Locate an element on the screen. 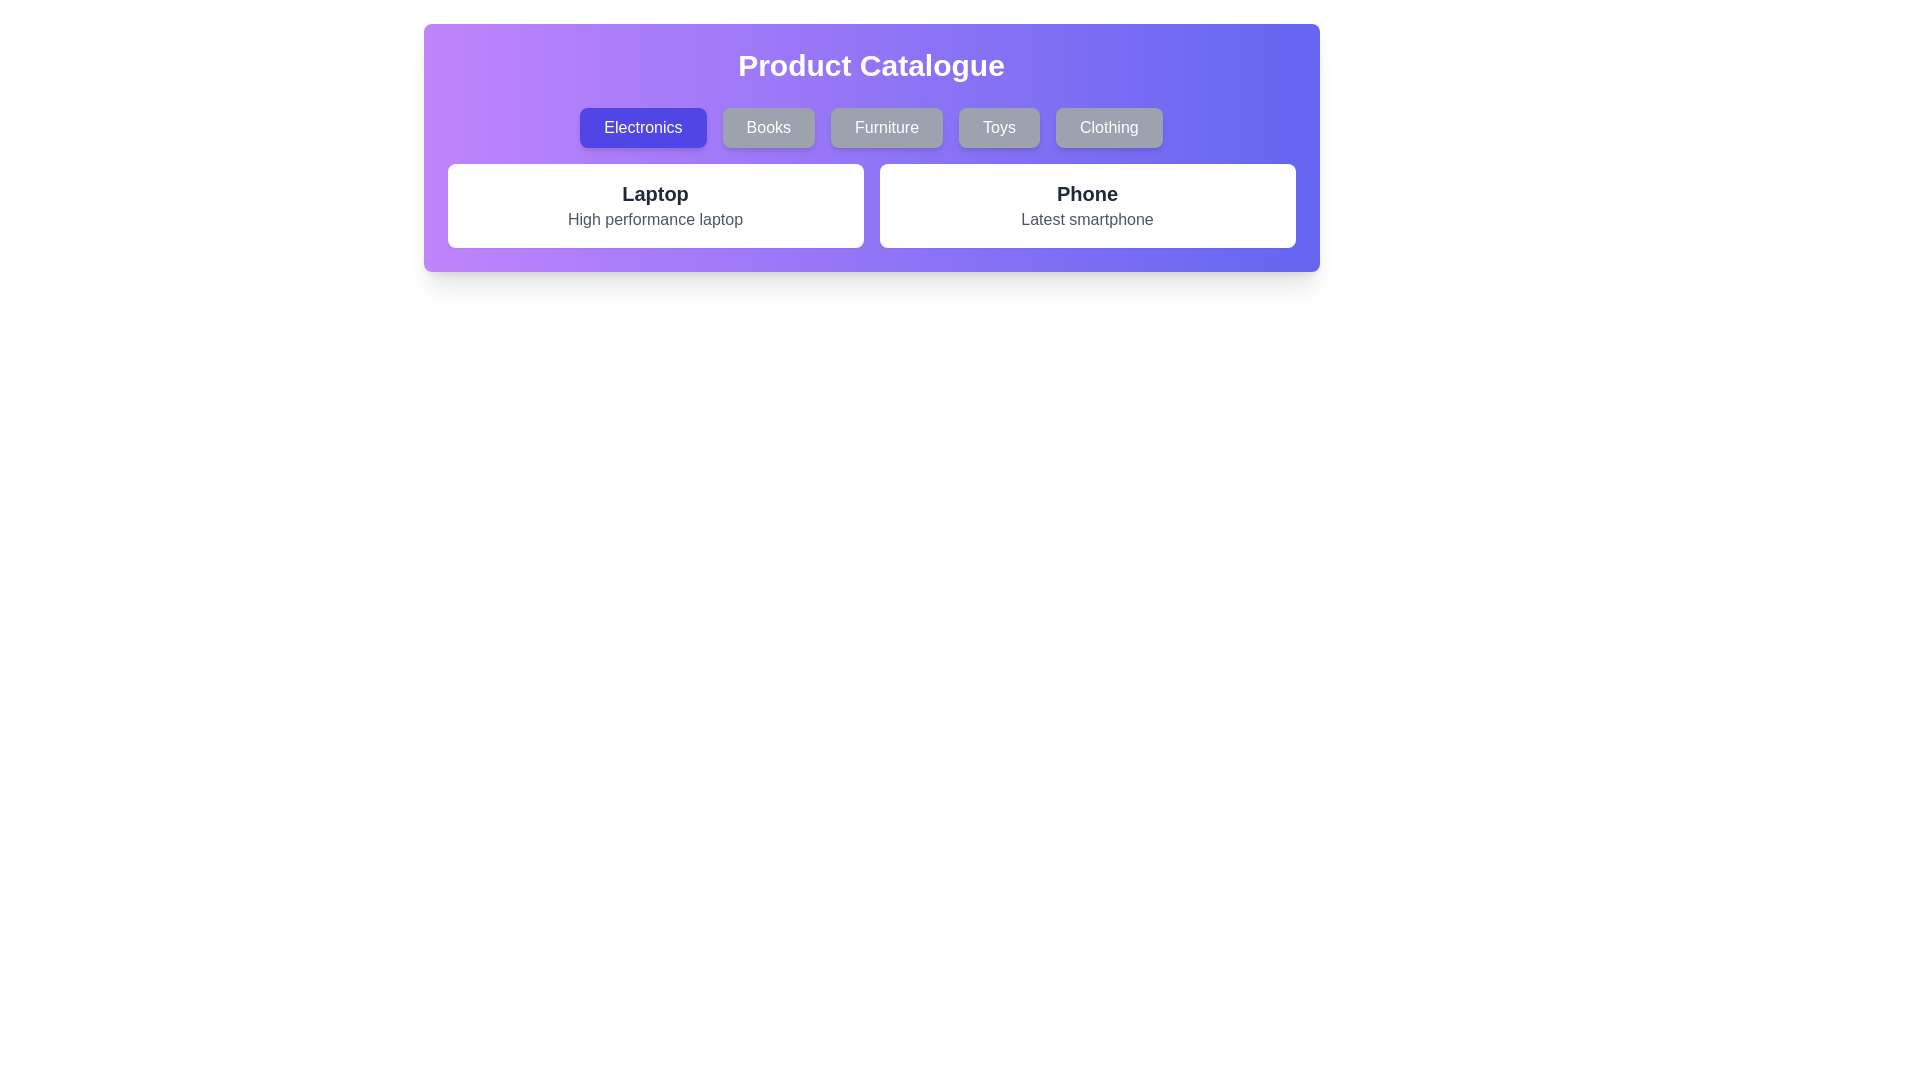  the product card for Laptop is located at coordinates (655, 205).